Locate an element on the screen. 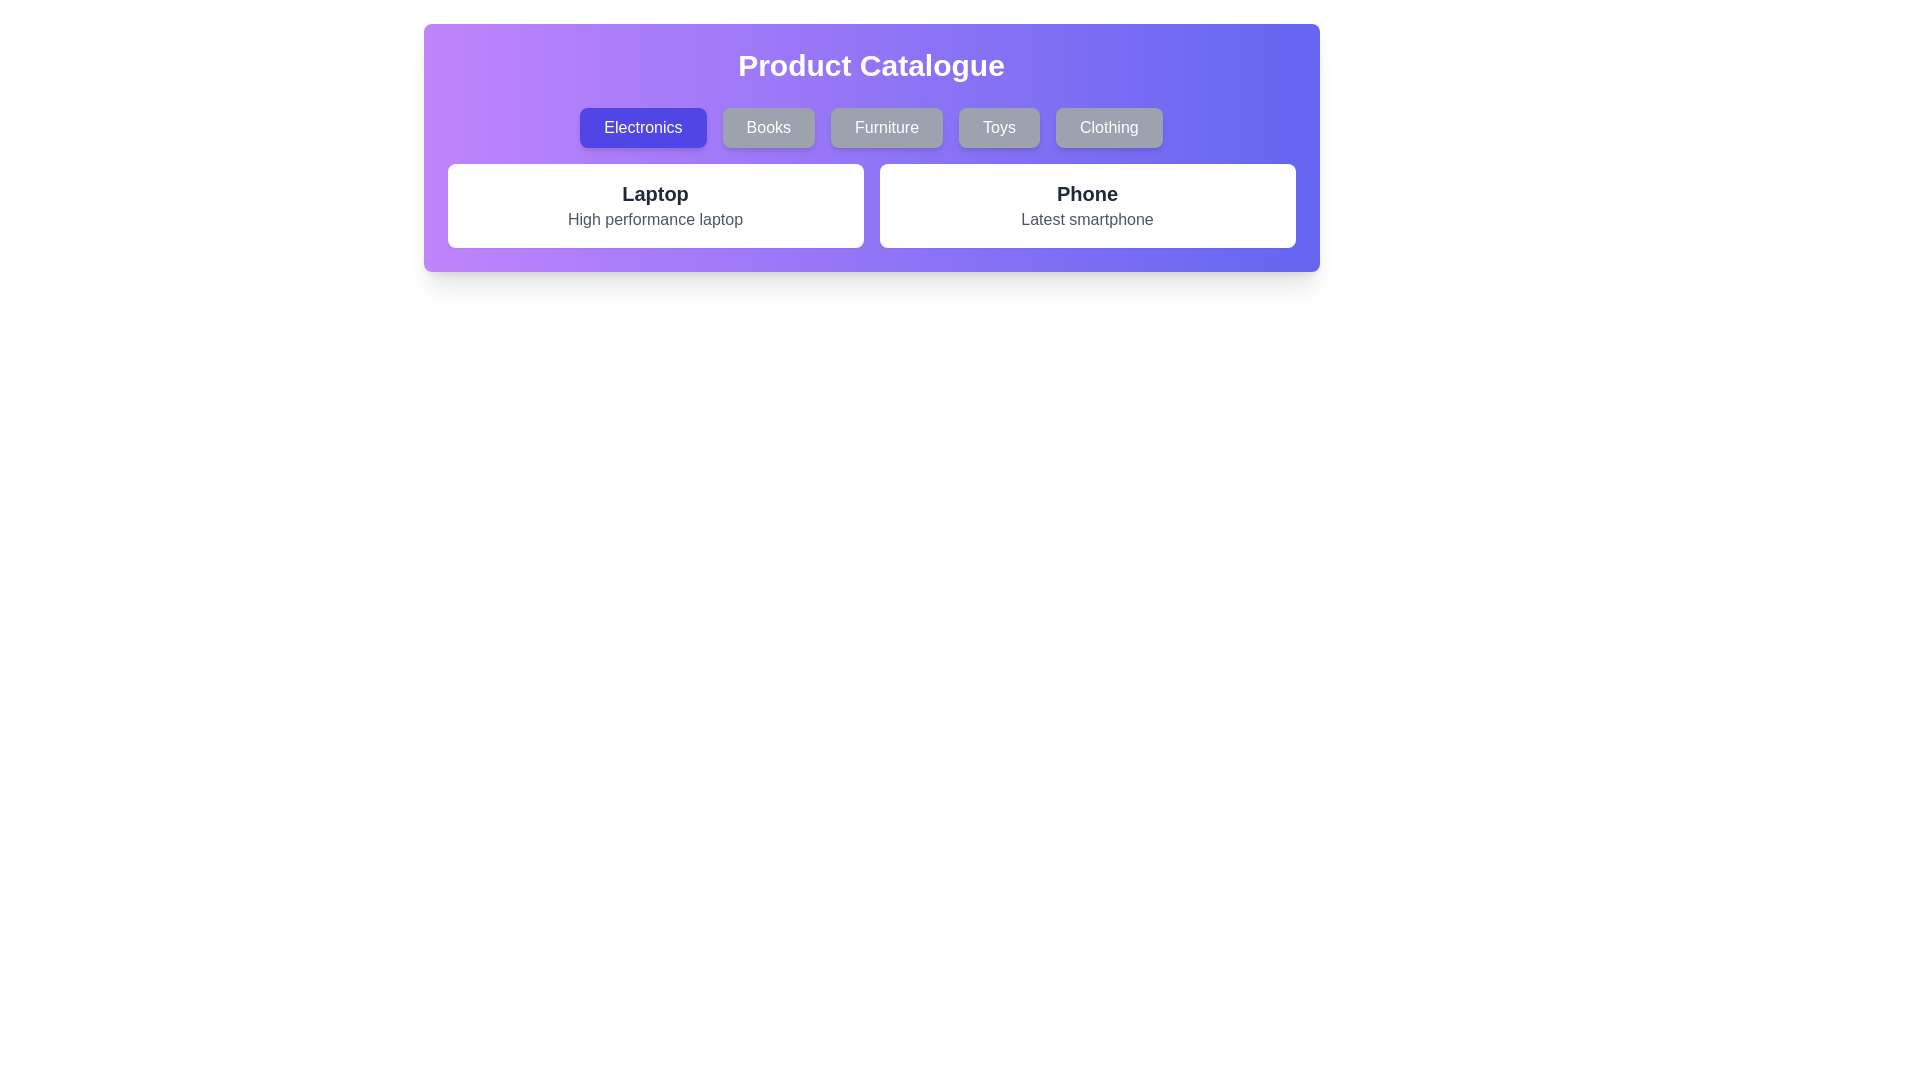  the product card for Laptop is located at coordinates (655, 205).